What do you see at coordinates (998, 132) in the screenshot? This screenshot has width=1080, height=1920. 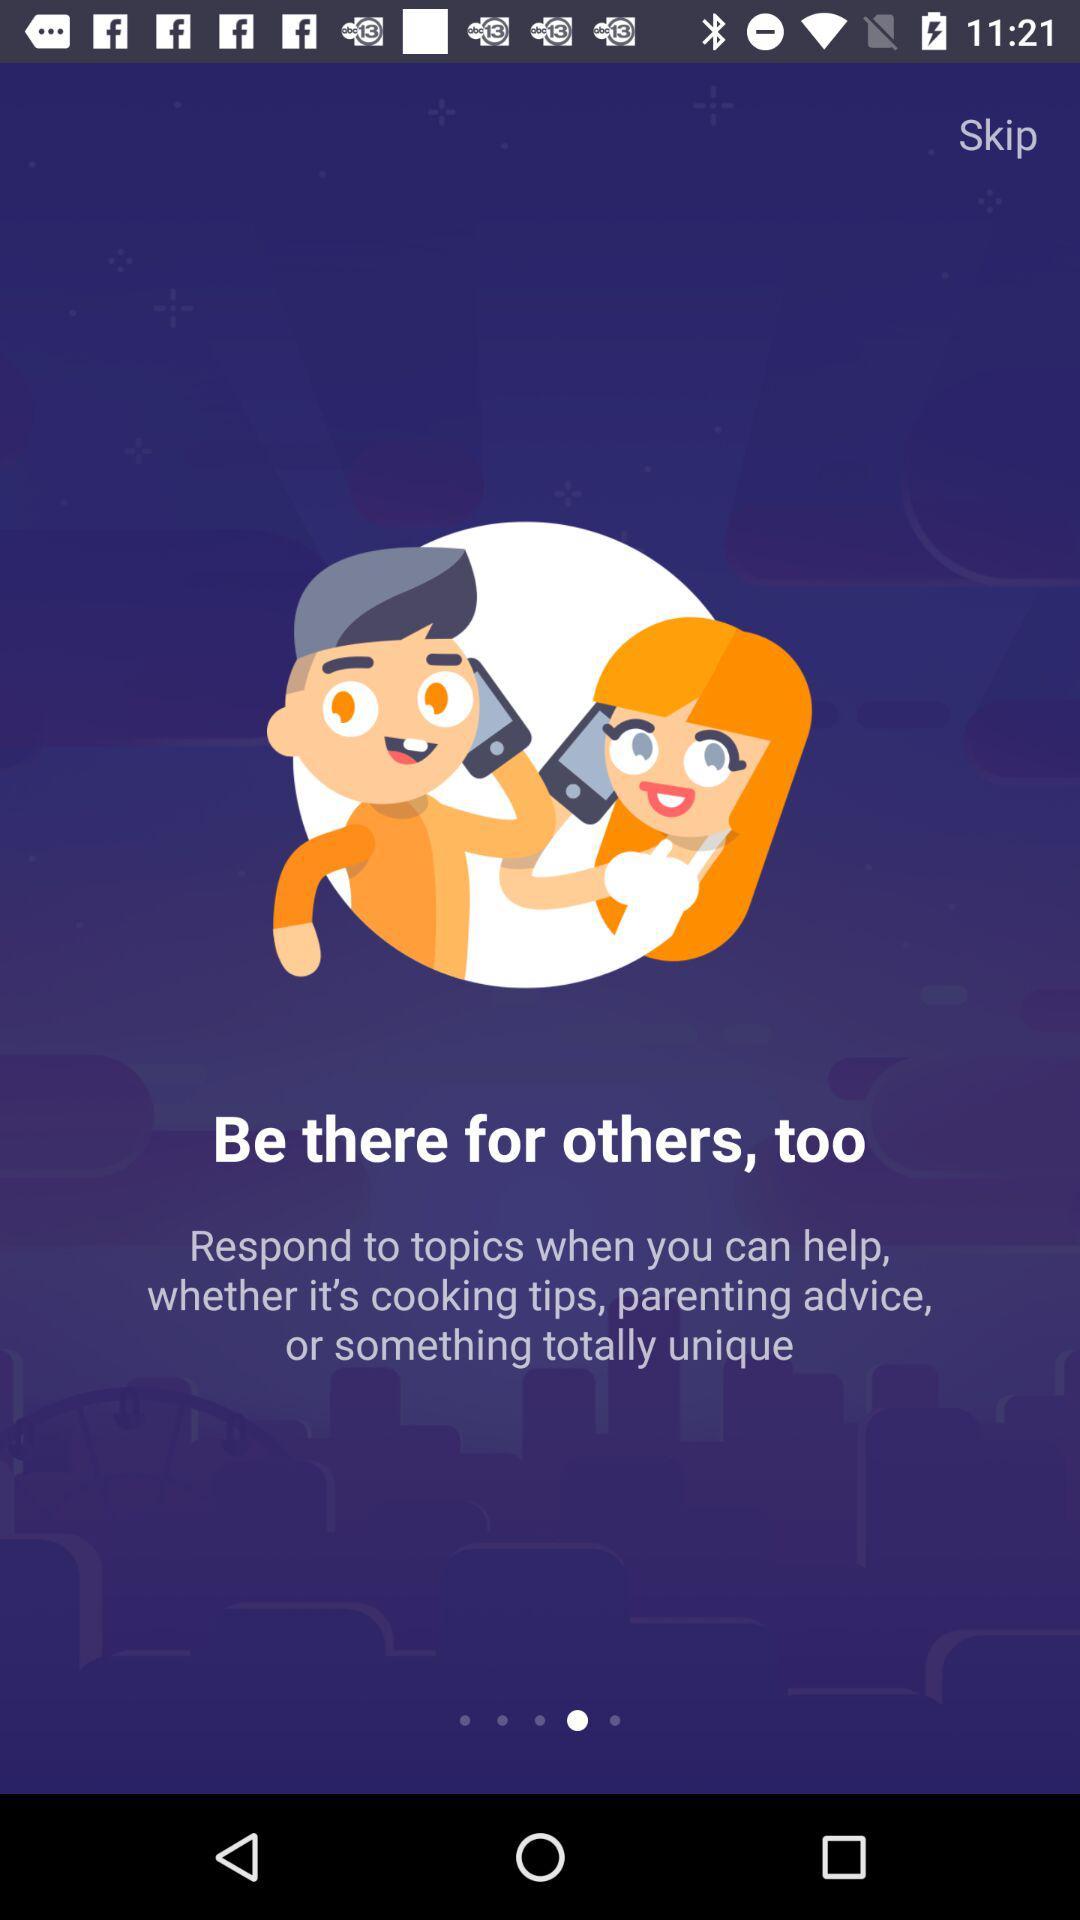 I see `the skip` at bounding box center [998, 132].